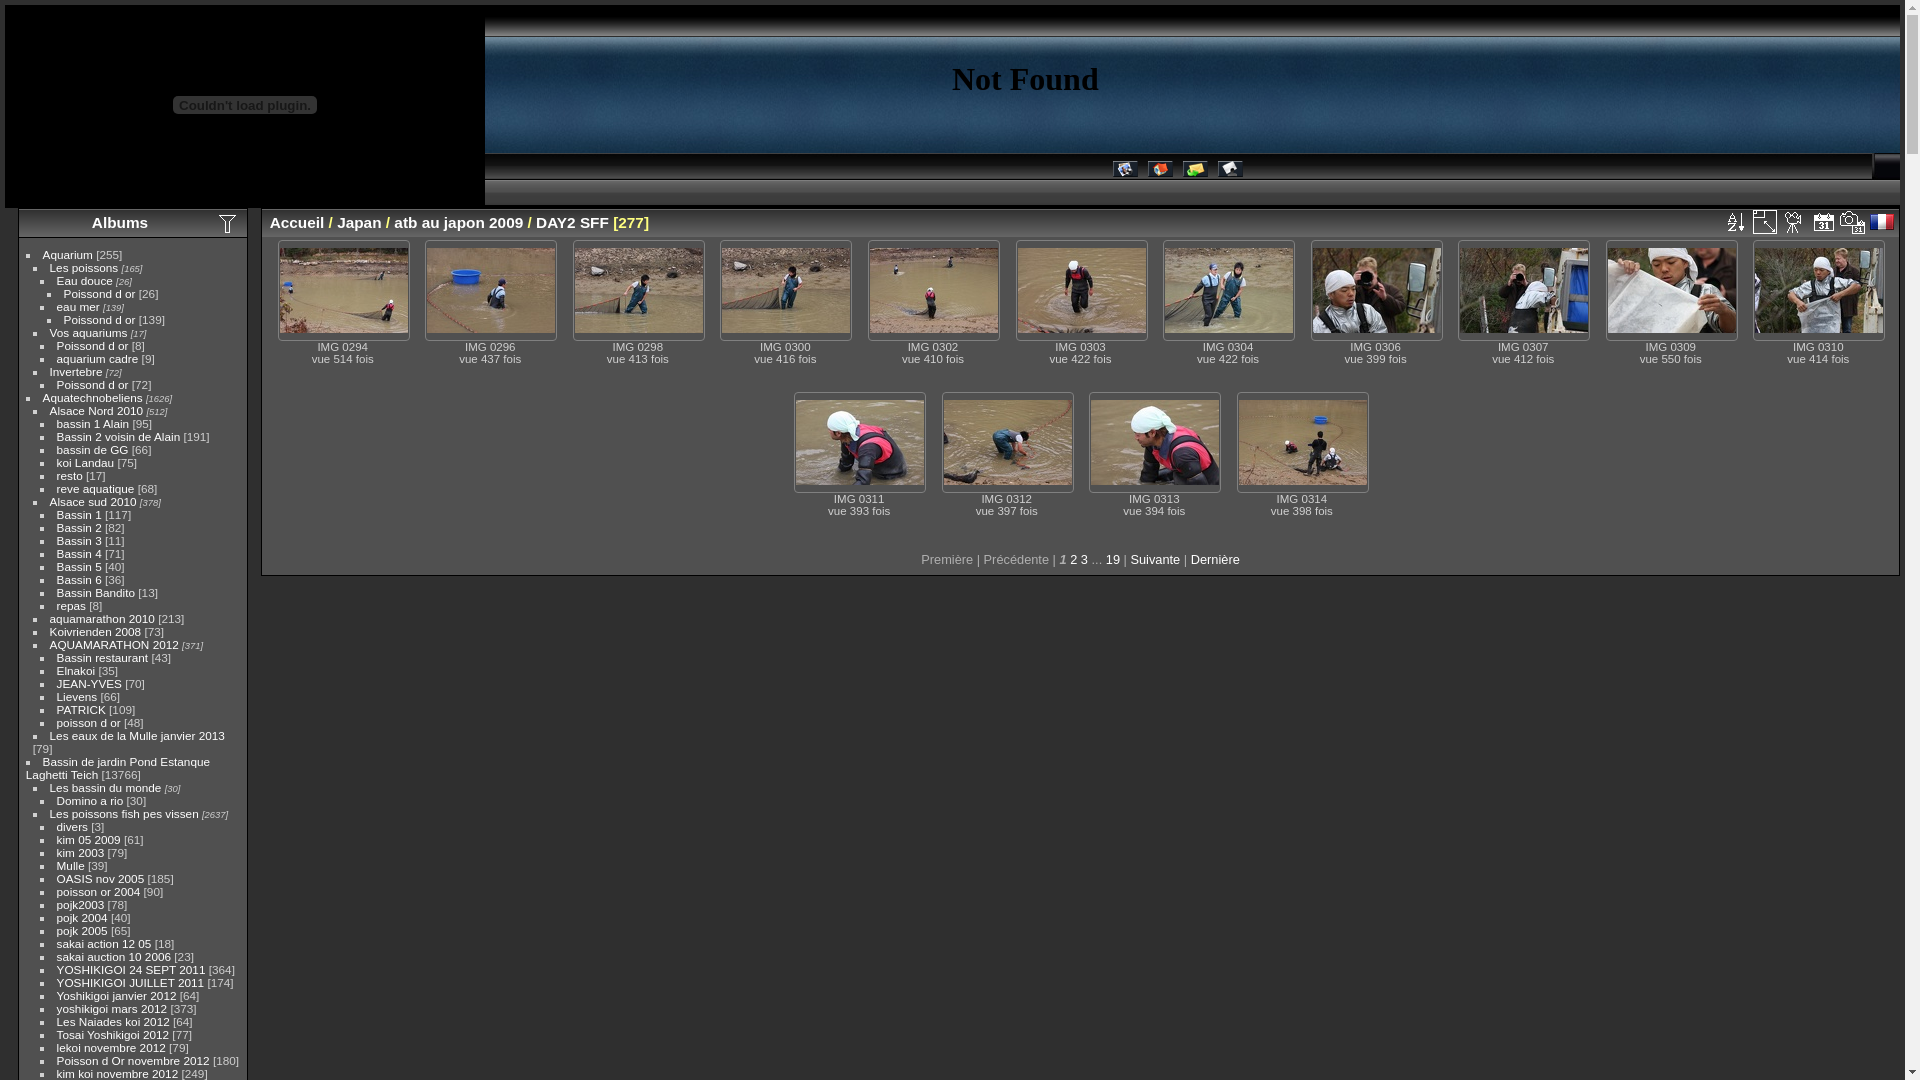 This screenshot has height=1080, width=1920. What do you see at coordinates (118, 435) in the screenshot?
I see `'Bassin 2 voisin de Alain'` at bounding box center [118, 435].